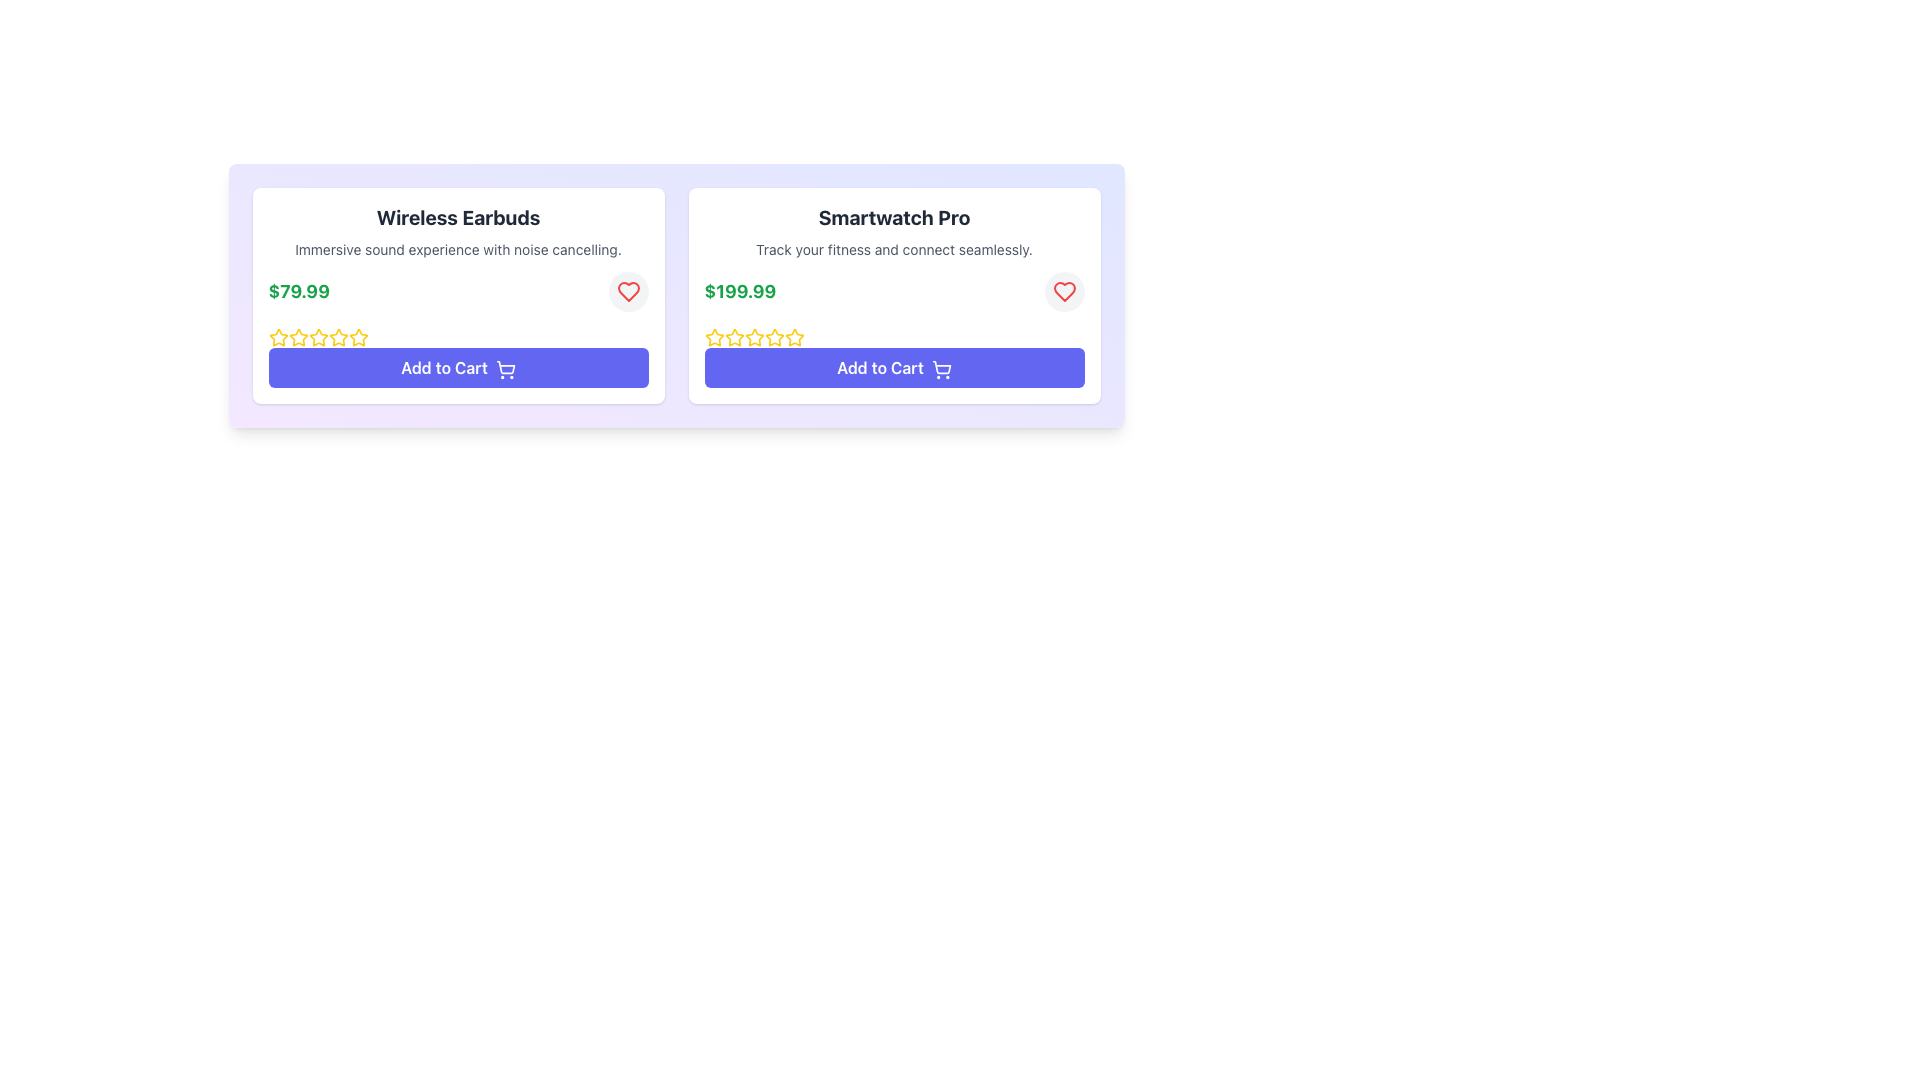 The image size is (1920, 1080). Describe the element at coordinates (1063, 292) in the screenshot. I see `the 'like' icon located in the top-right corner of the 'Smartwatch Pro' card` at that location.